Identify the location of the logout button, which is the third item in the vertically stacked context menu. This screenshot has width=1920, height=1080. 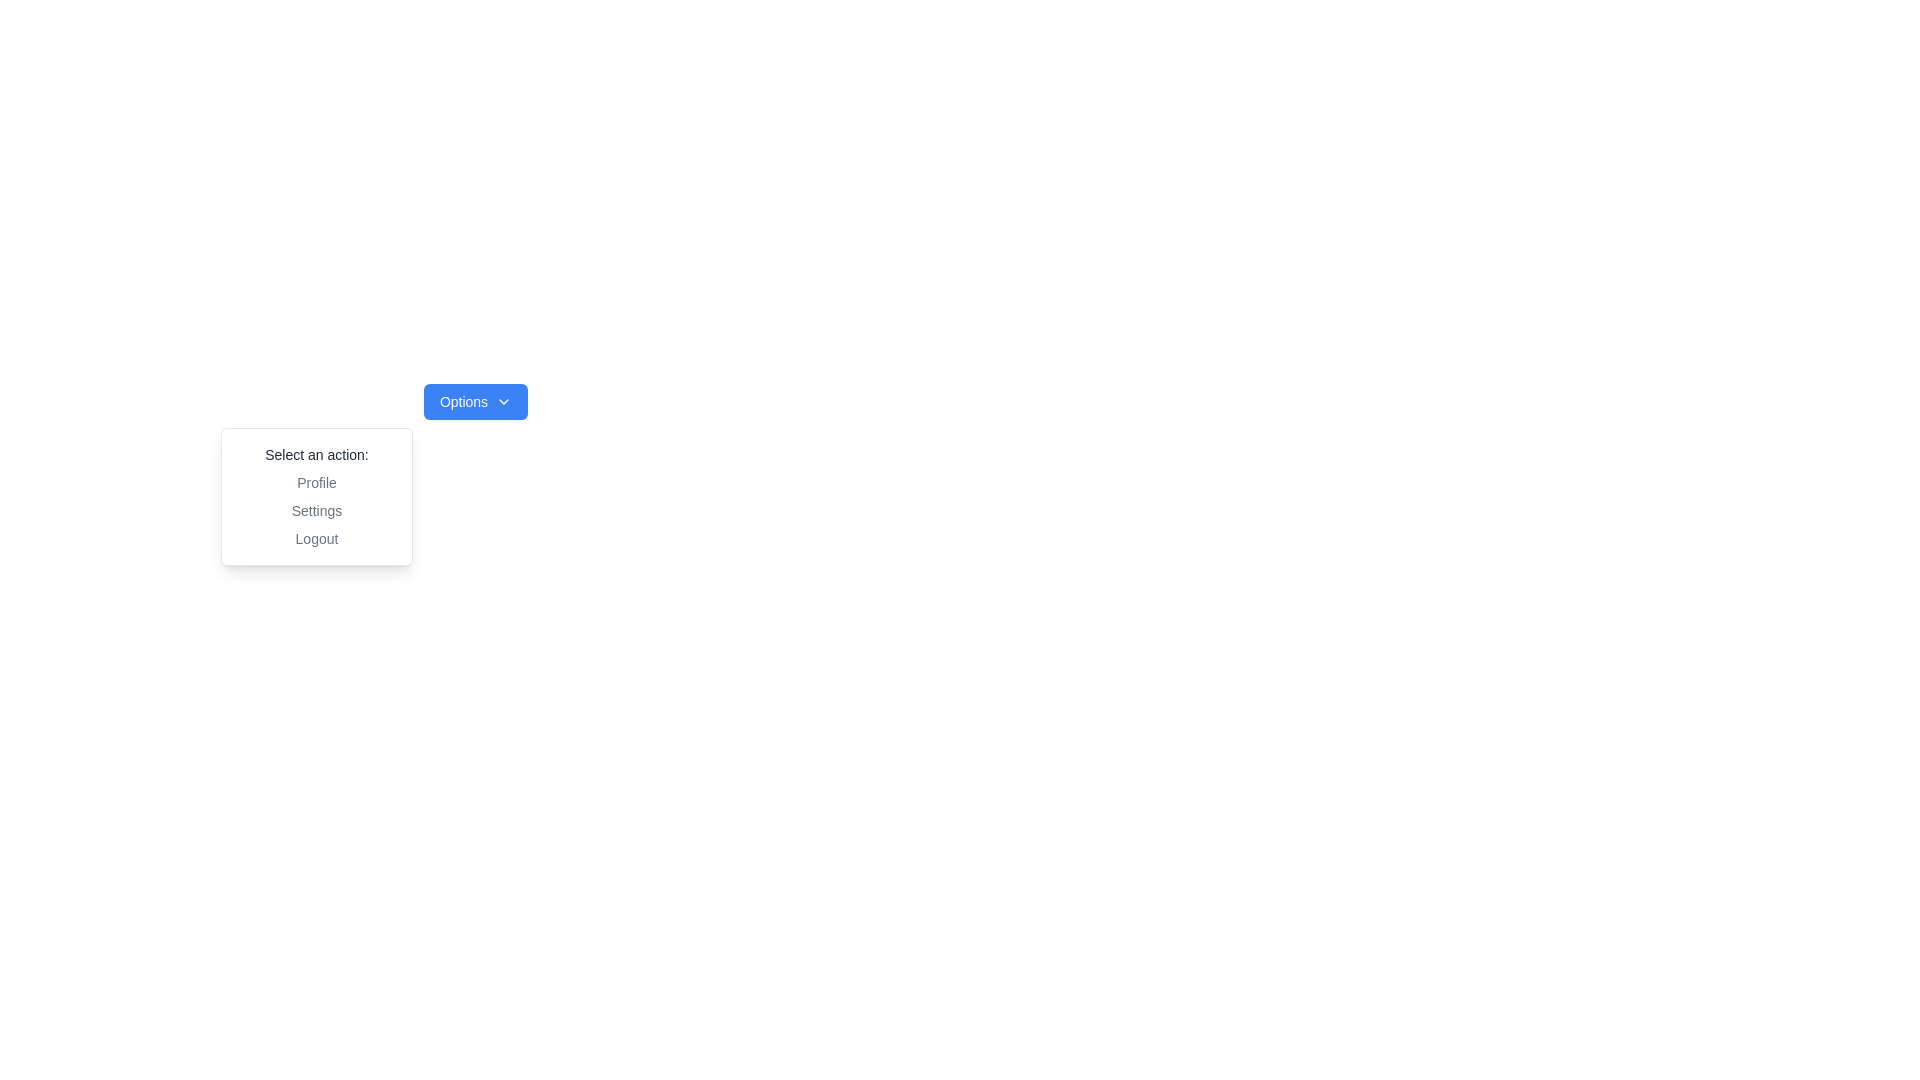
(315, 538).